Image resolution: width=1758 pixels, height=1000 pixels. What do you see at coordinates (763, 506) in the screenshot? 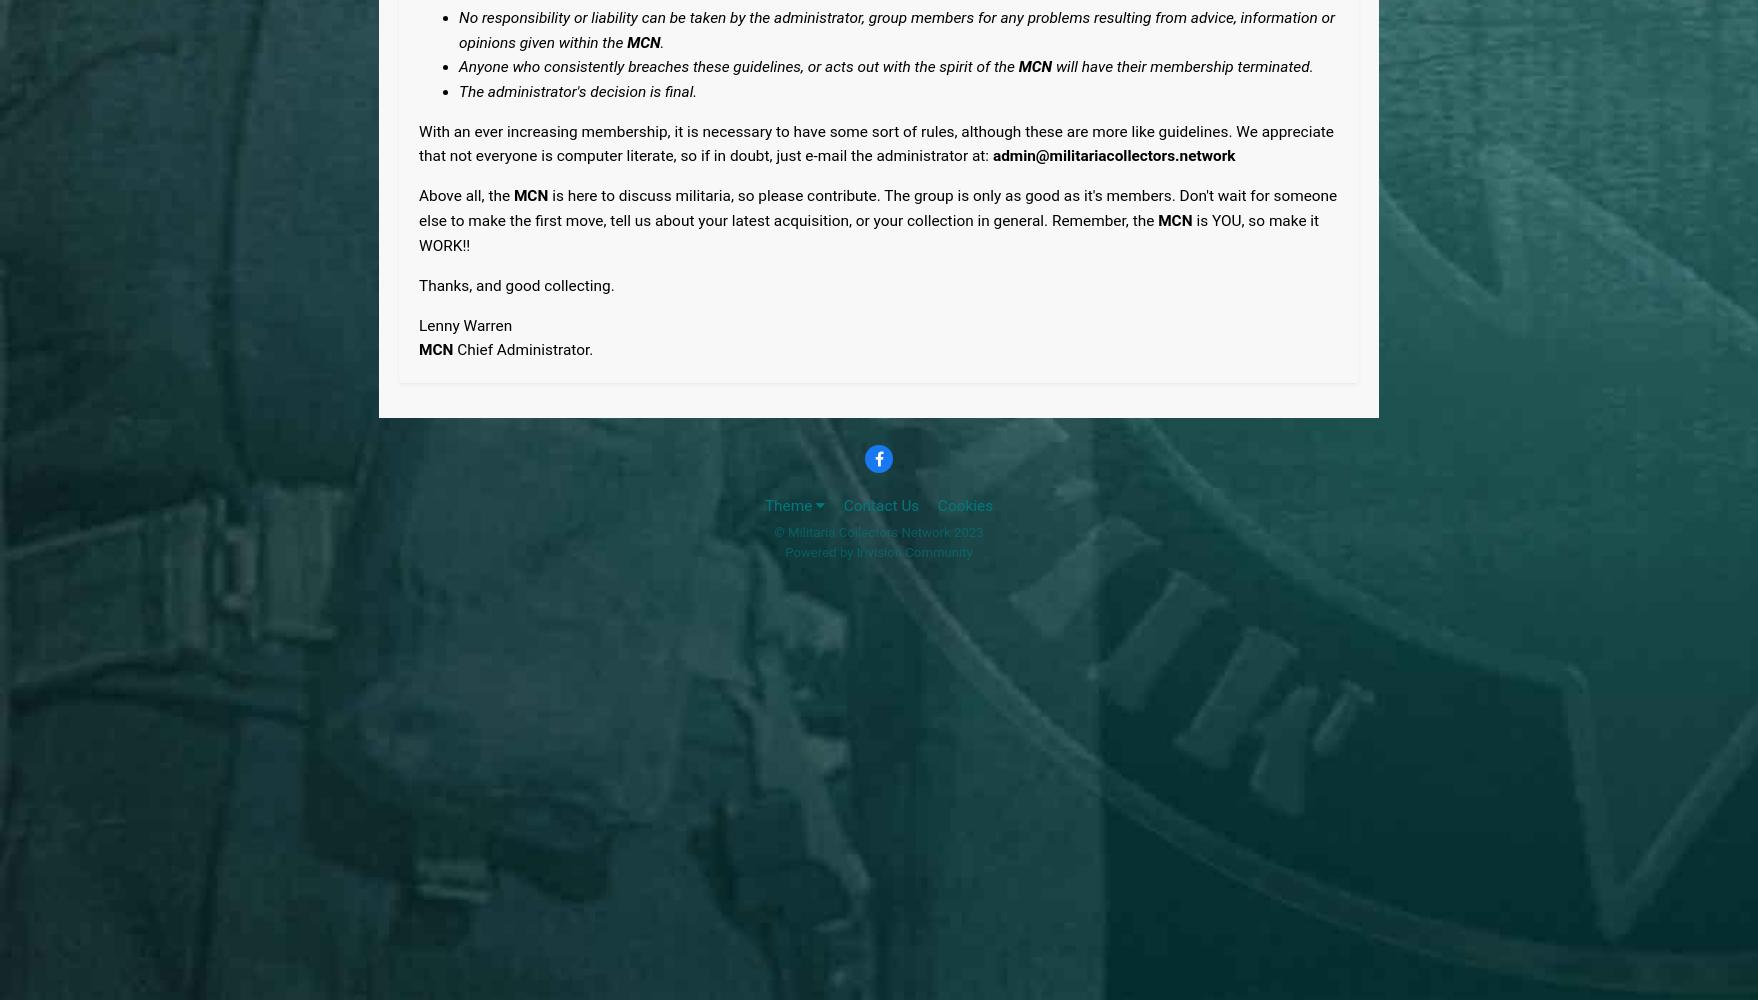
I see `'Theme'` at bounding box center [763, 506].